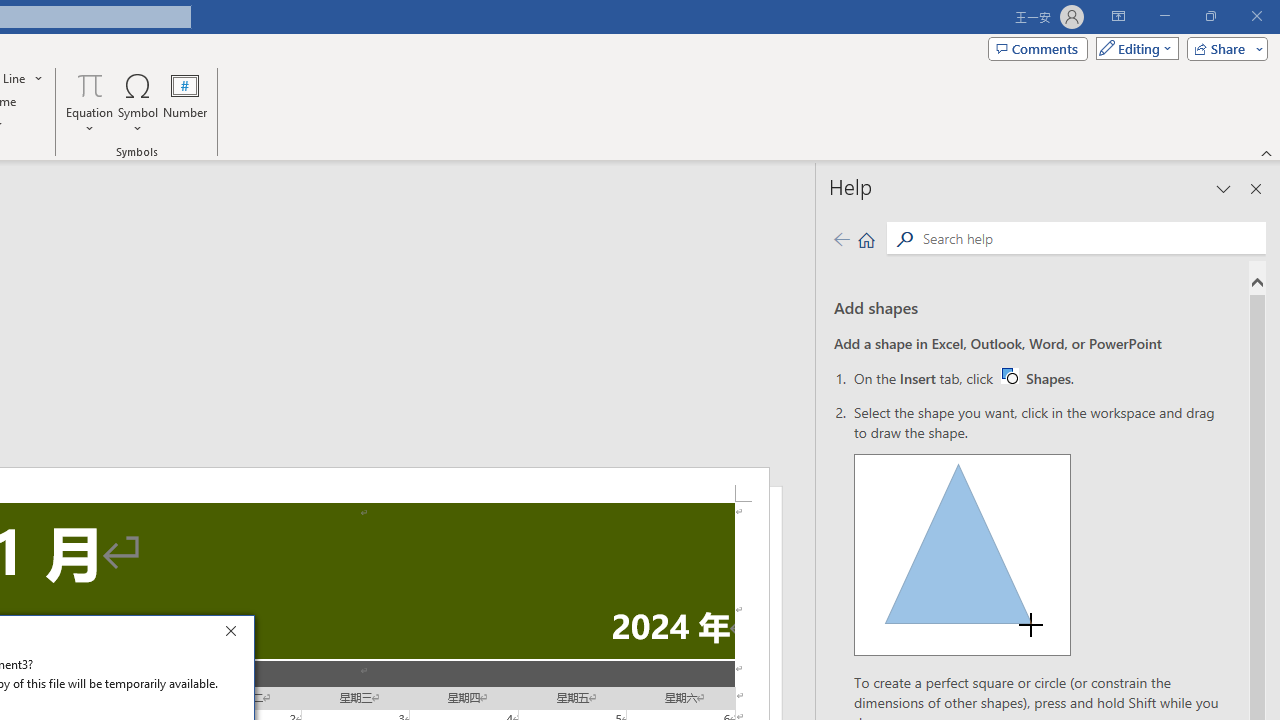 The width and height of the screenshot is (1280, 720). What do you see at coordinates (1009, 375) in the screenshot?
I see `'Word W32 Shapes button icon'` at bounding box center [1009, 375].